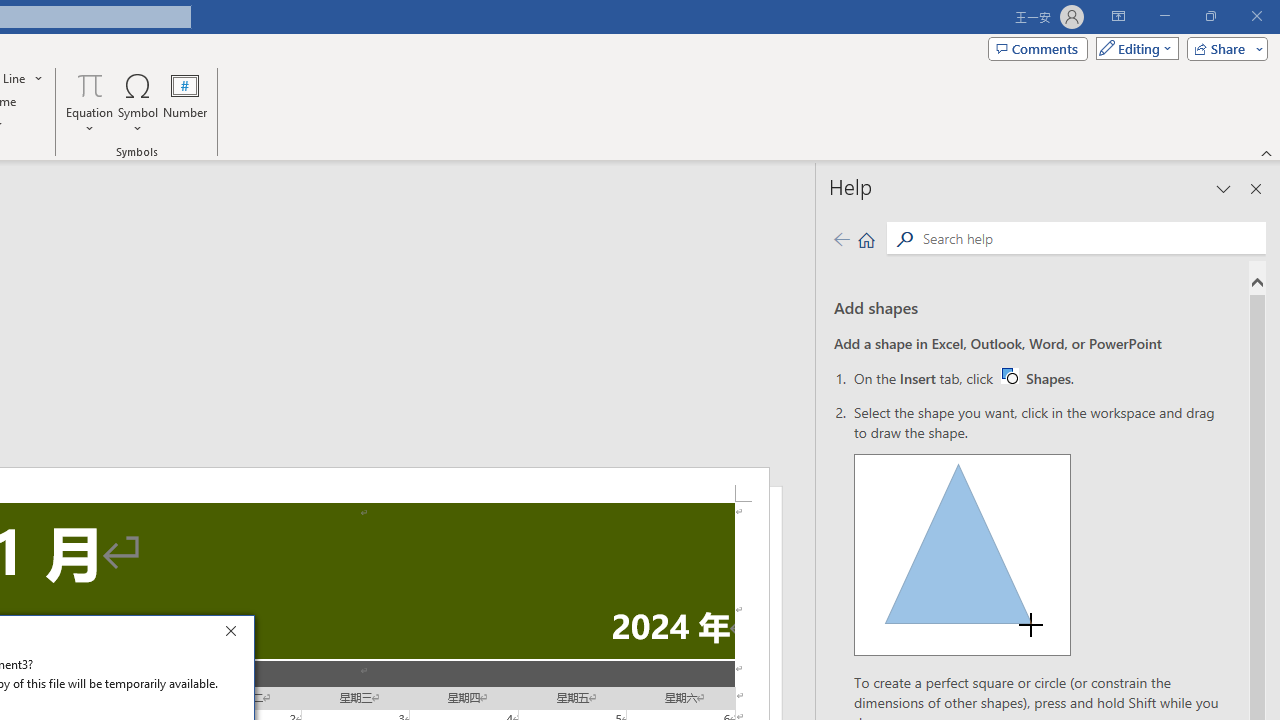 The width and height of the screenshot is (1280, 720). What do you see at coordinates (1009, 375) in the screenshot?
I see `'Word W32 Shapes button icon'` at bounding box center [1009, 375].